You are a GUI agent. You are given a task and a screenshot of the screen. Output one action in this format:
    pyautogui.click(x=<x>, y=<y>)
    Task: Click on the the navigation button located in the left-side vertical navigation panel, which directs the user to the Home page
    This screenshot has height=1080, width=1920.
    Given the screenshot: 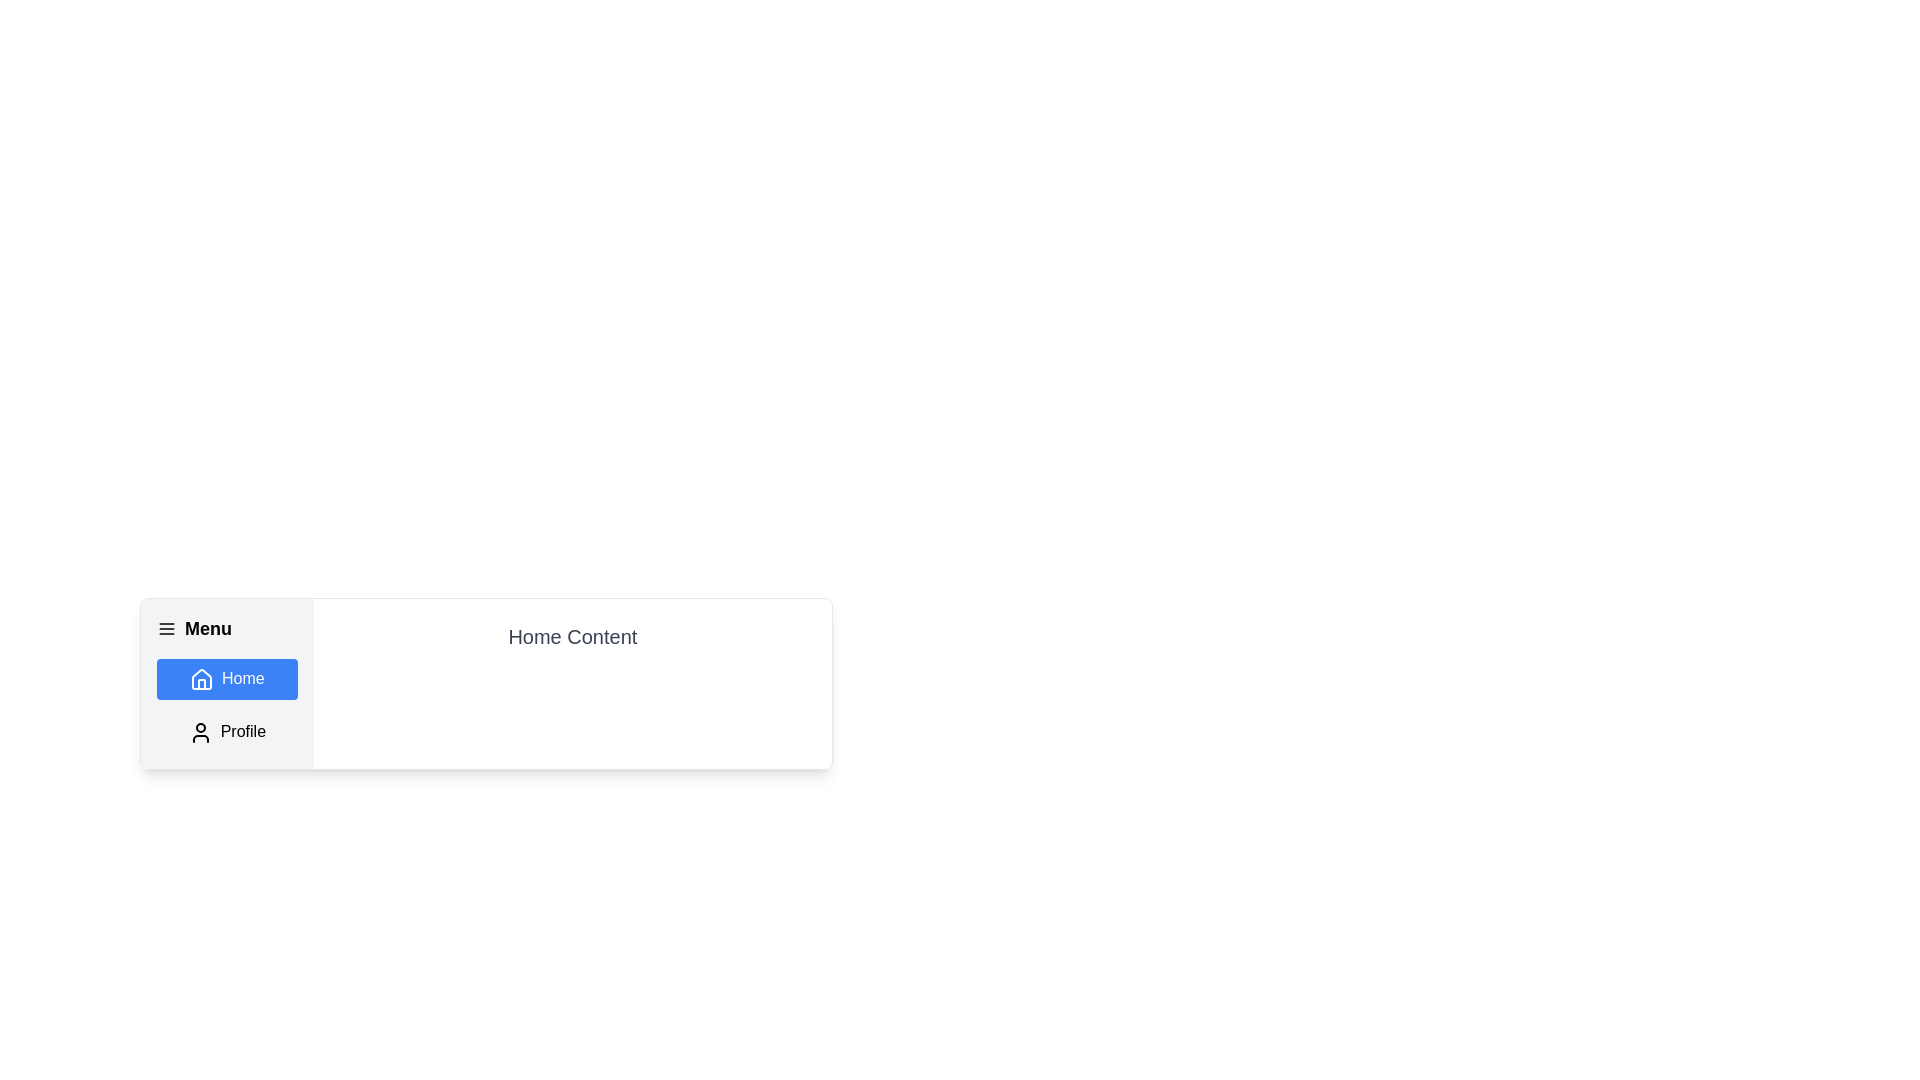 What is the action you would take?
    pyautogui.click(x=227, y=678)
    